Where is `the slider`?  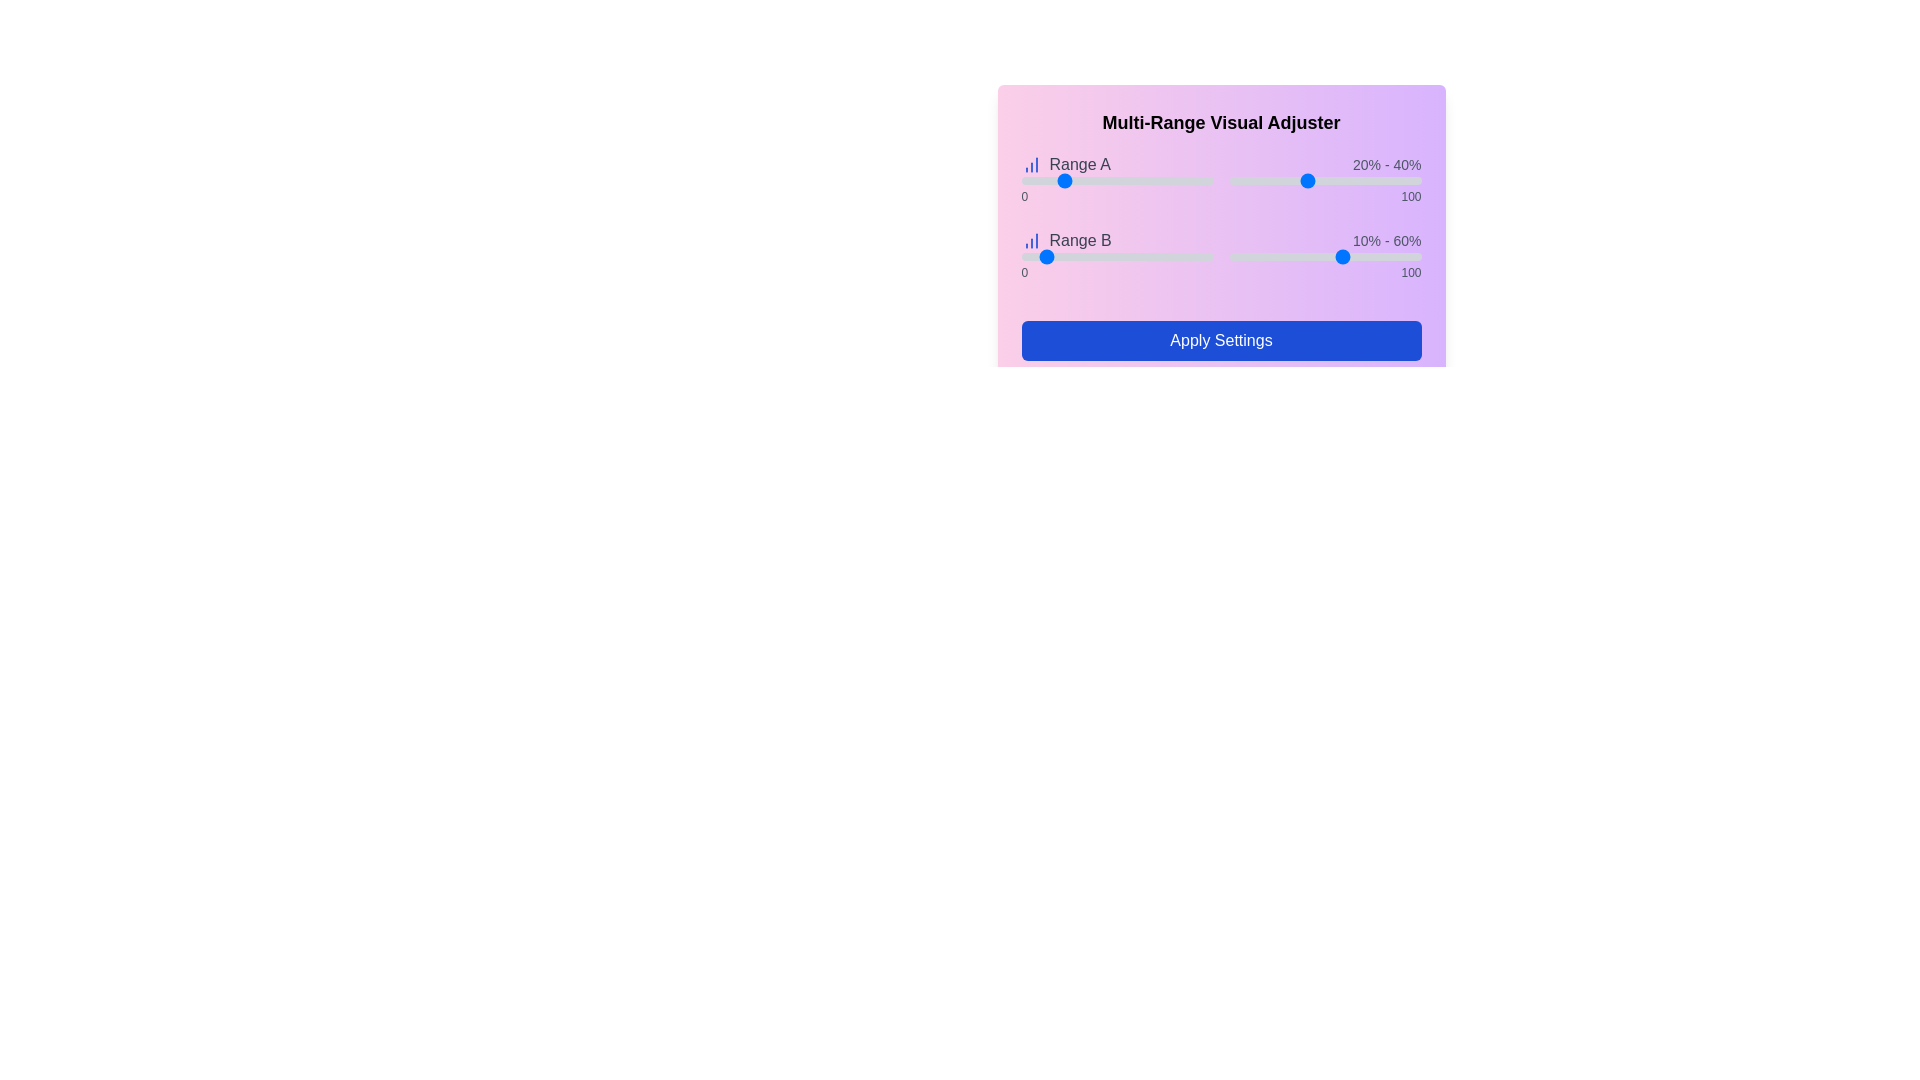 the slider is located at coordinates (1327, 181).